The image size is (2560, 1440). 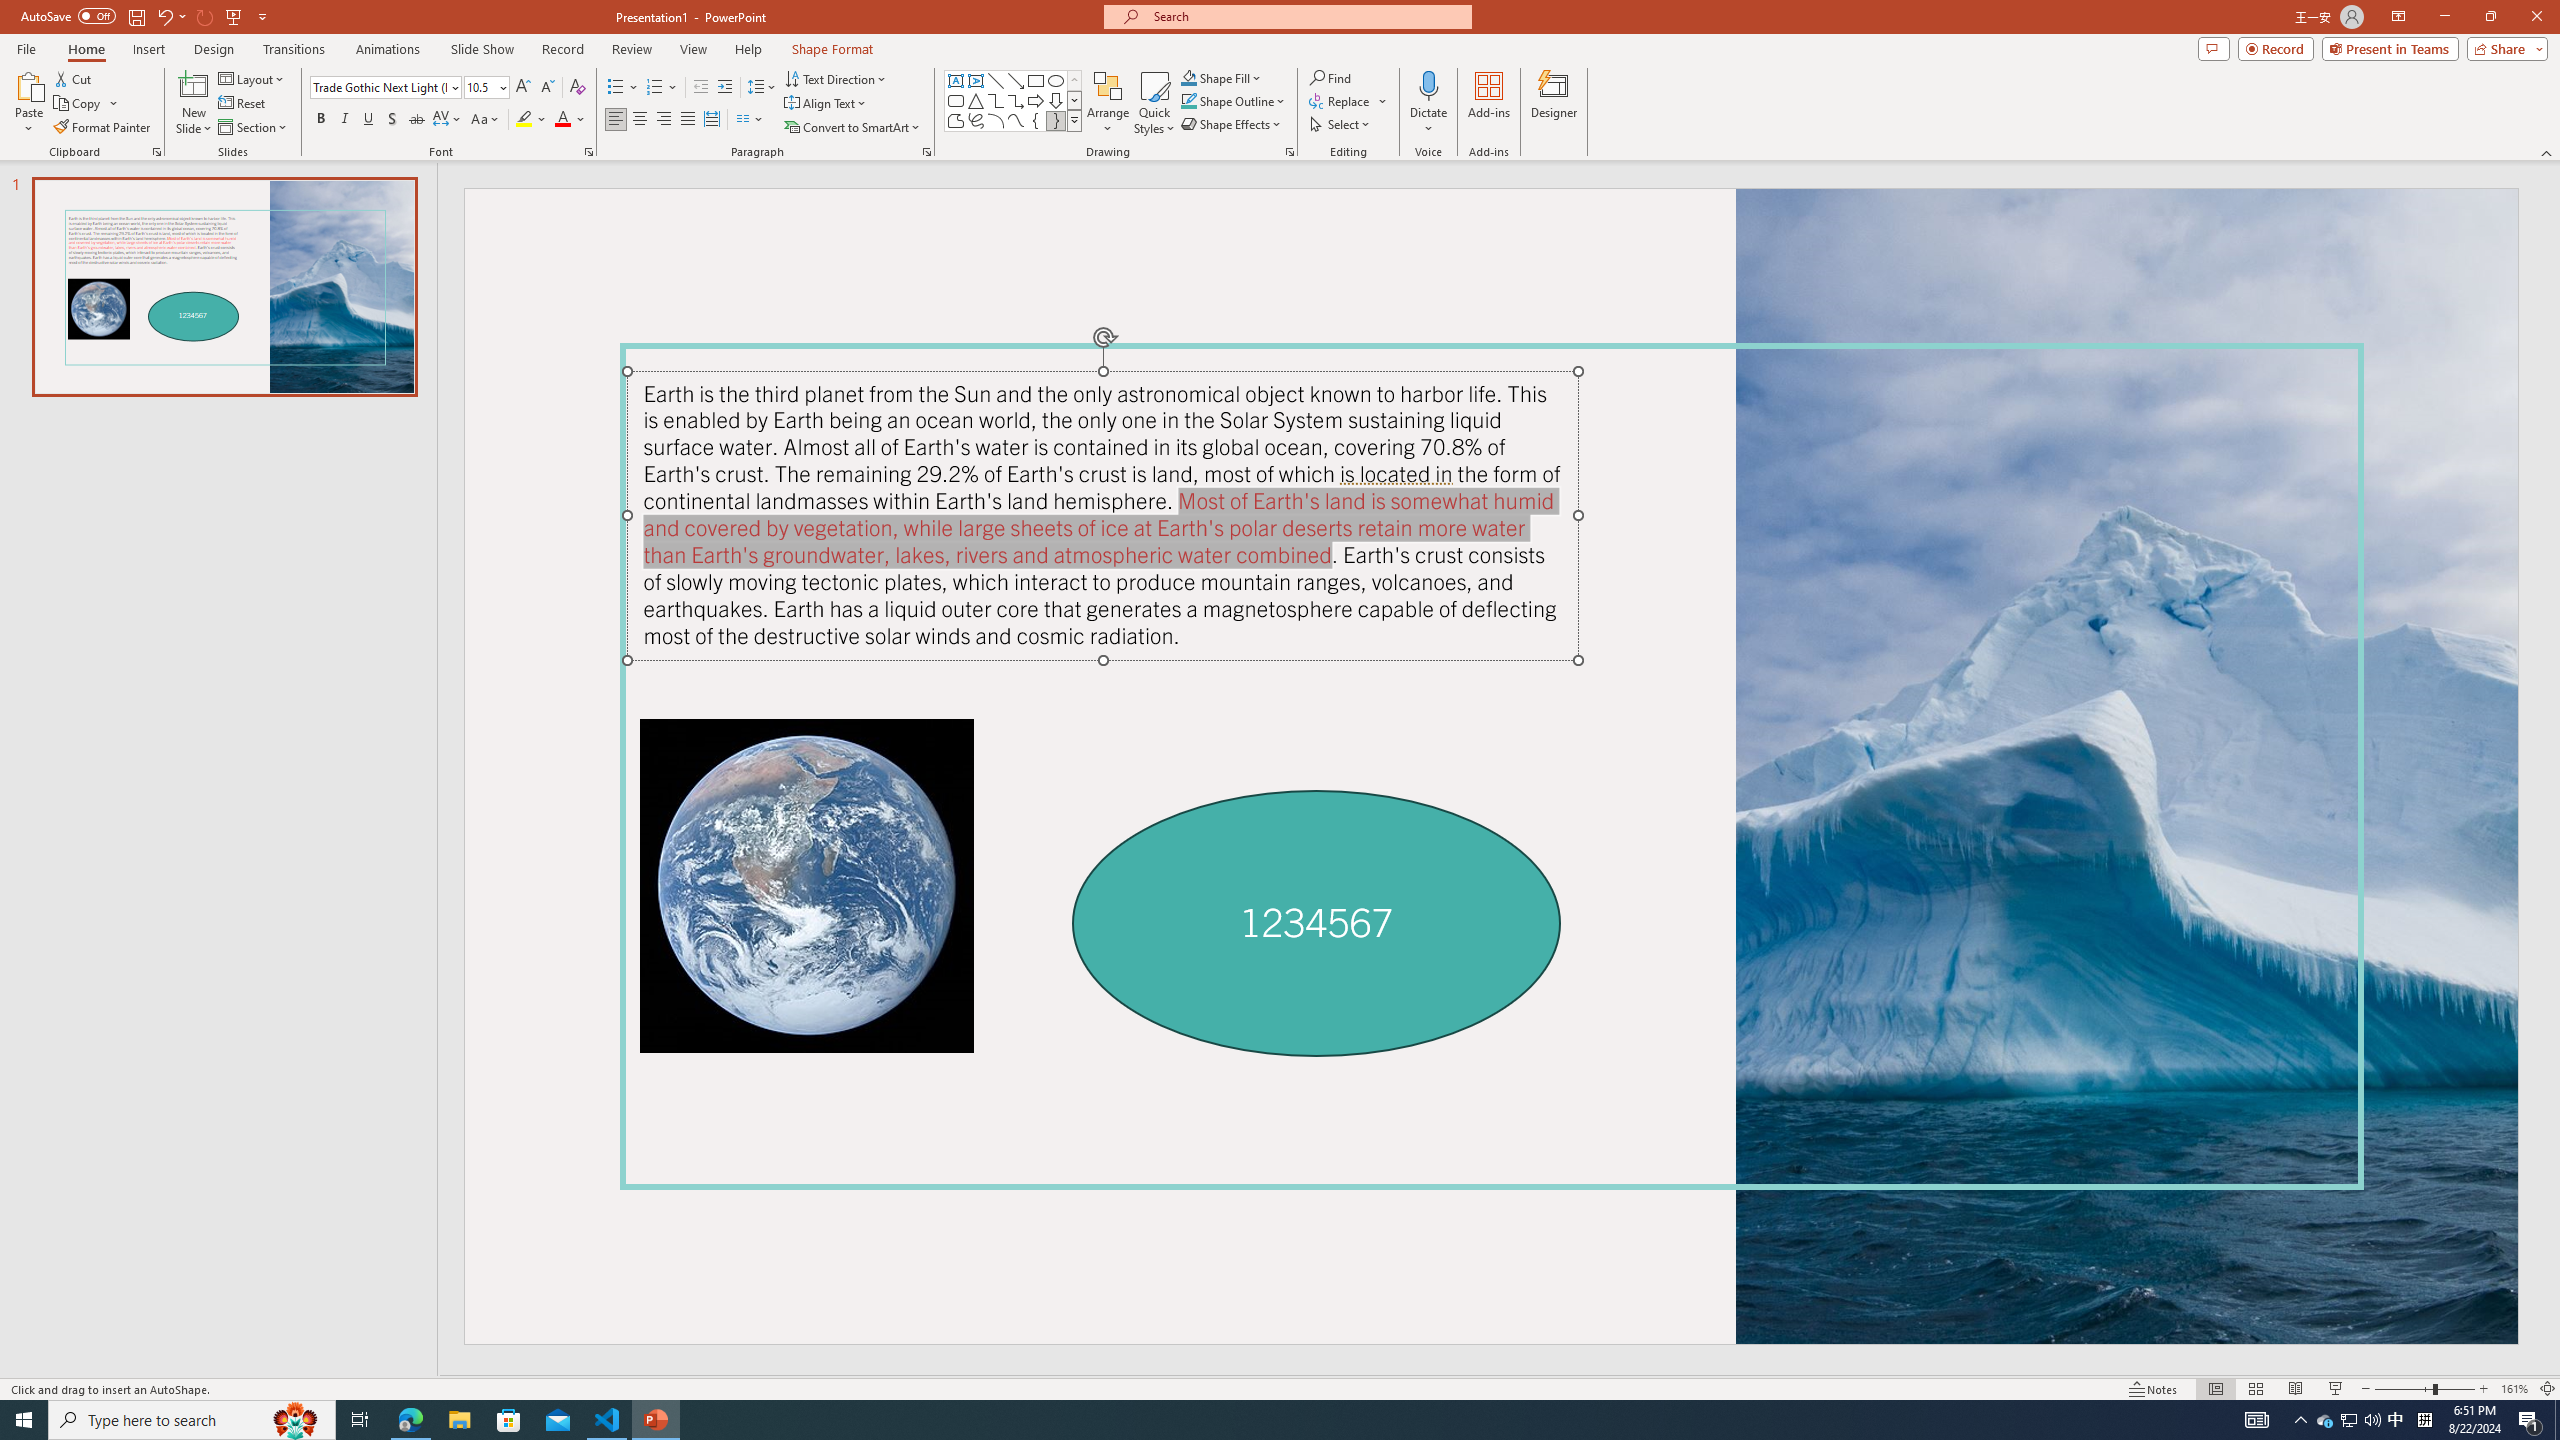 I want to click on 'Font...', so click(x=587, y=150).